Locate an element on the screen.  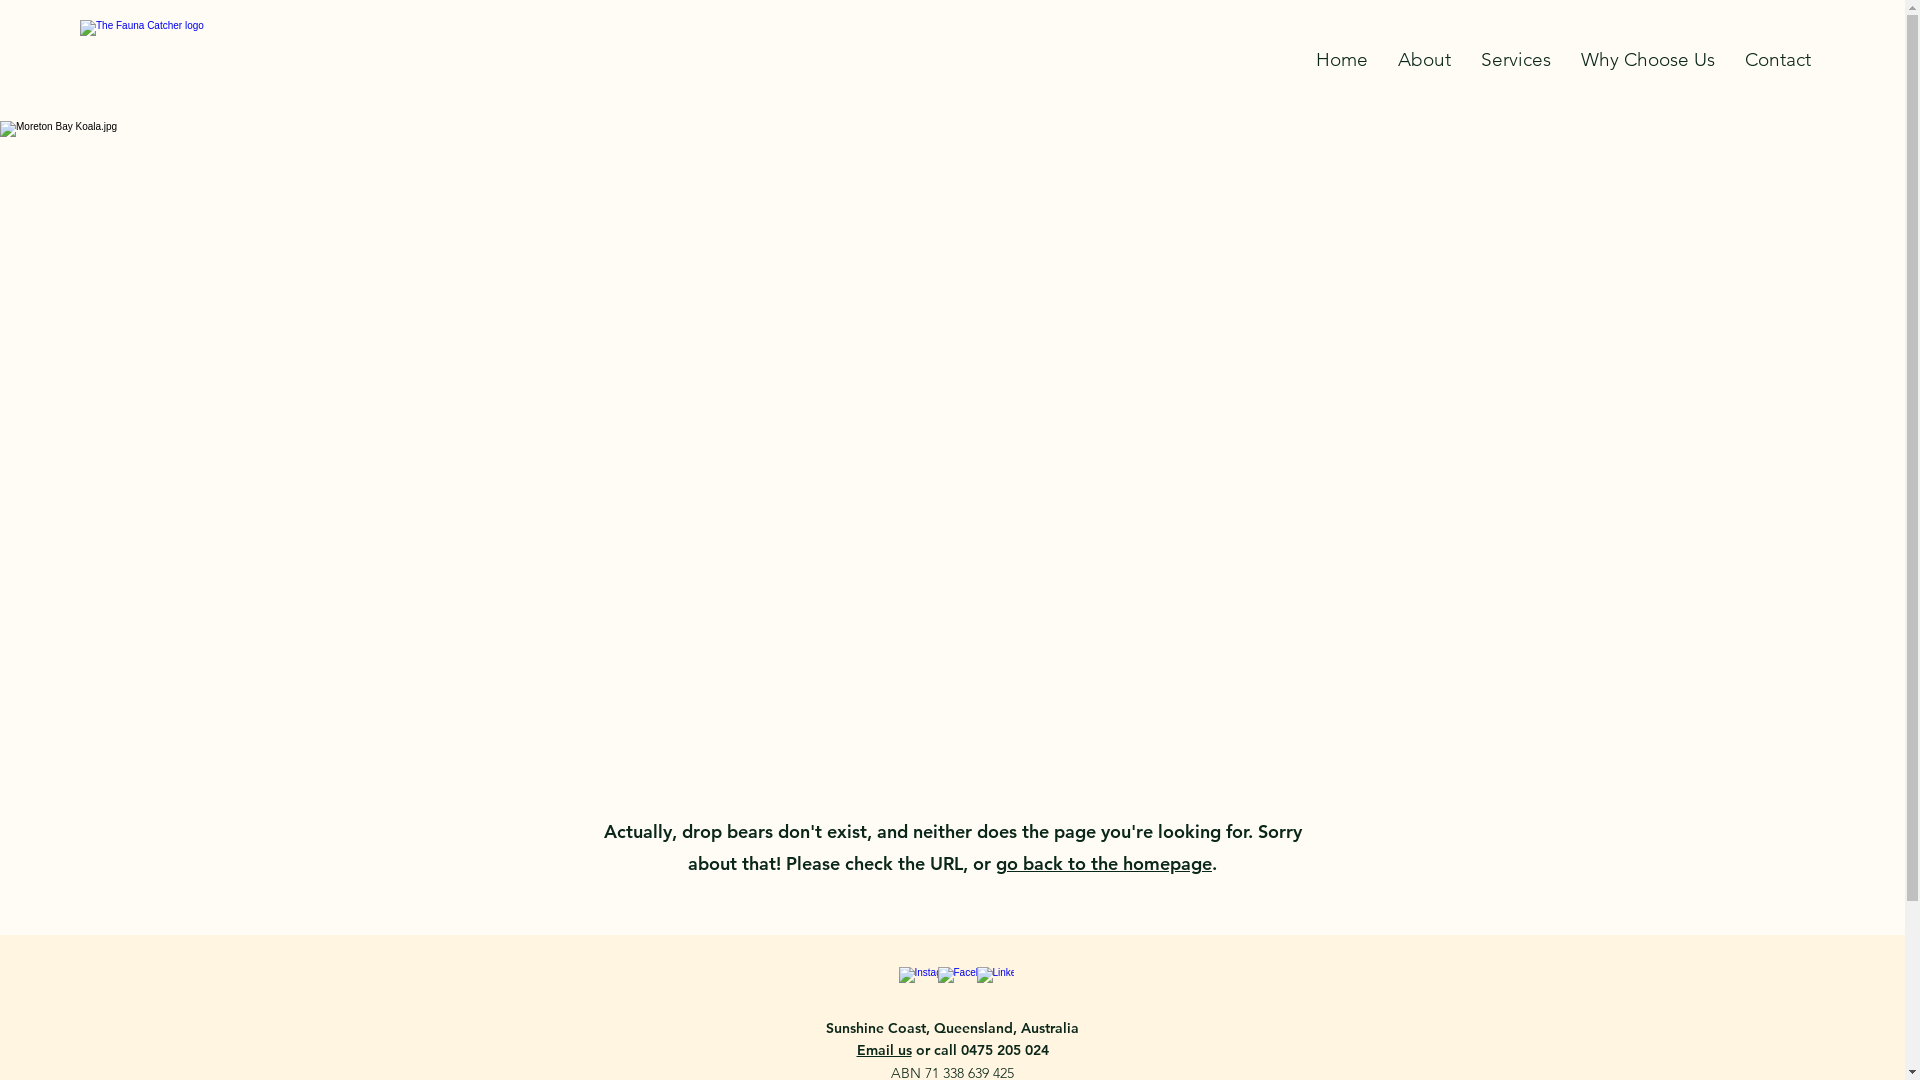
'About' is located at coordinates (1423, 59).